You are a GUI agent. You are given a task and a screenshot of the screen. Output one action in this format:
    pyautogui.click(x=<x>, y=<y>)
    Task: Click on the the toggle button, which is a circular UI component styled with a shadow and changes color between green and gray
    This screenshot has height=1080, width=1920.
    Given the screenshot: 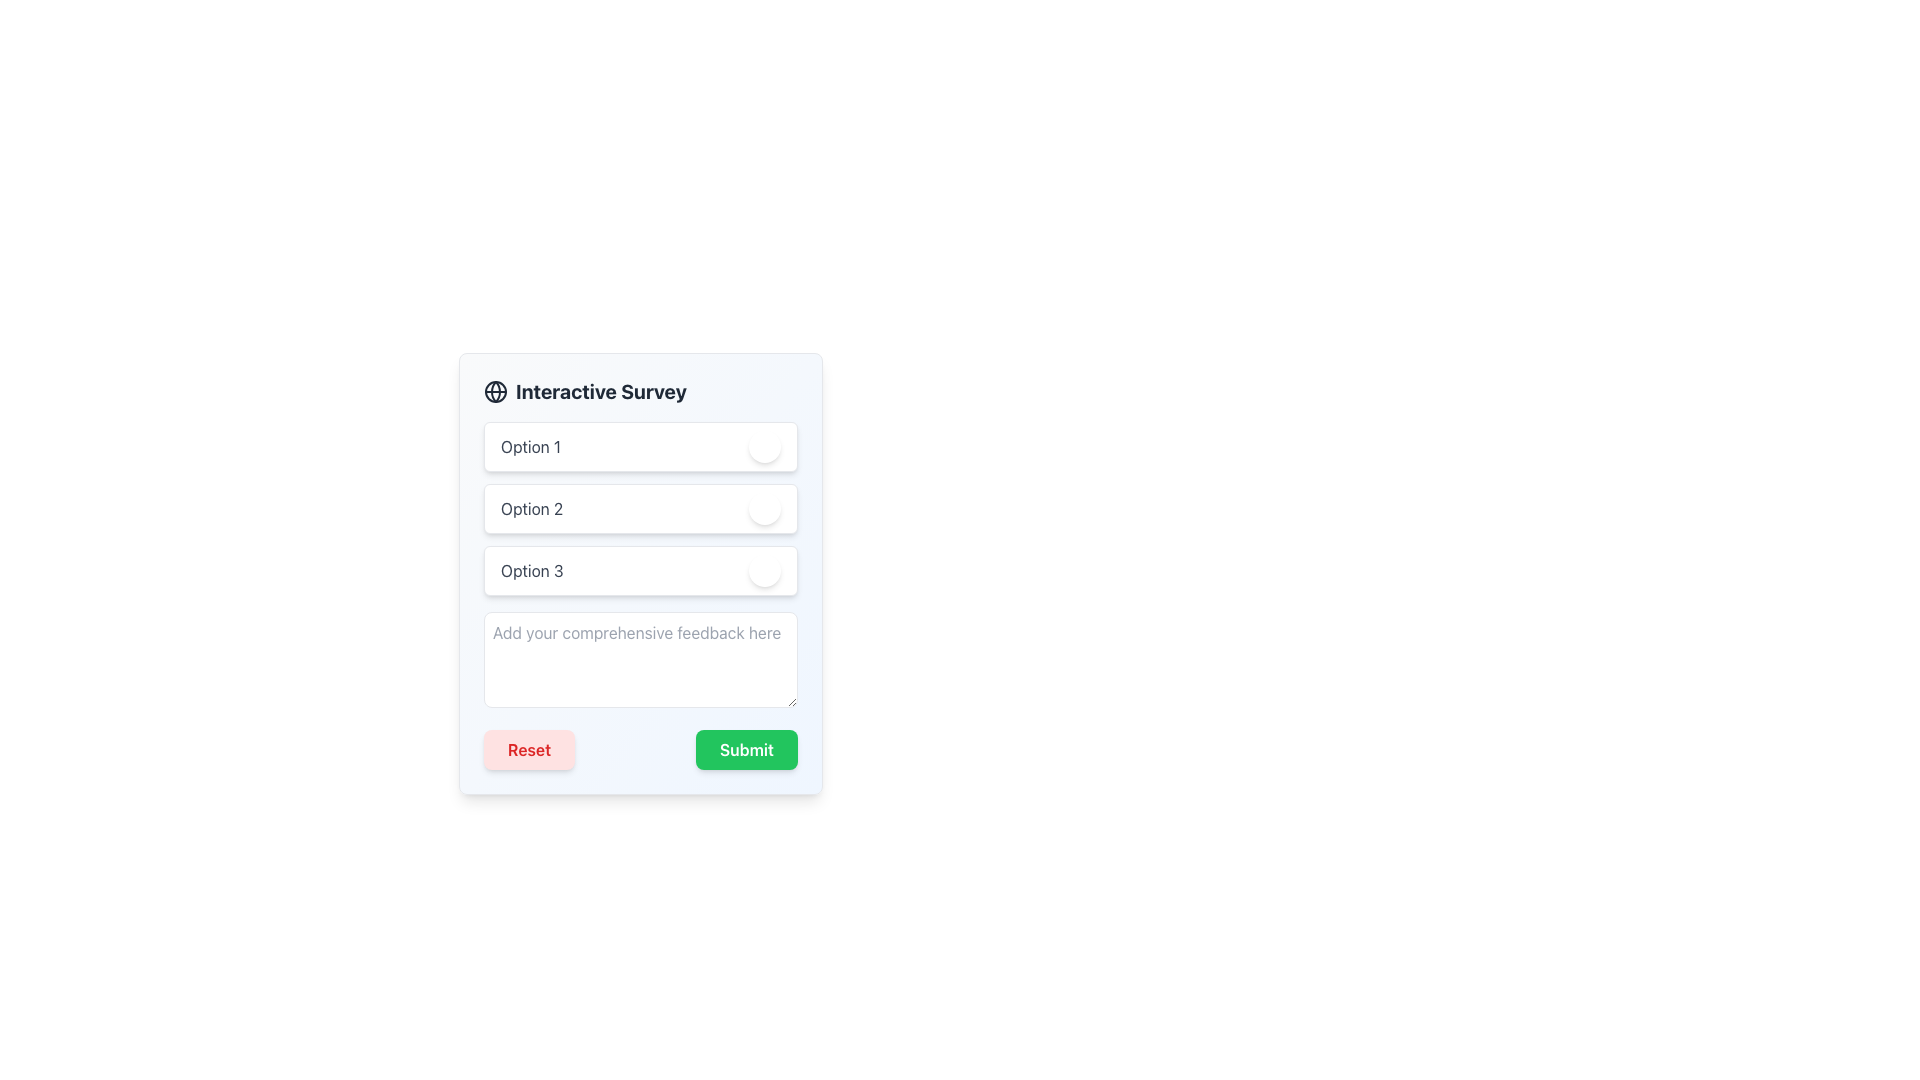 What is the action you would take?
    pyautogui.click(x=763, y=570)
    